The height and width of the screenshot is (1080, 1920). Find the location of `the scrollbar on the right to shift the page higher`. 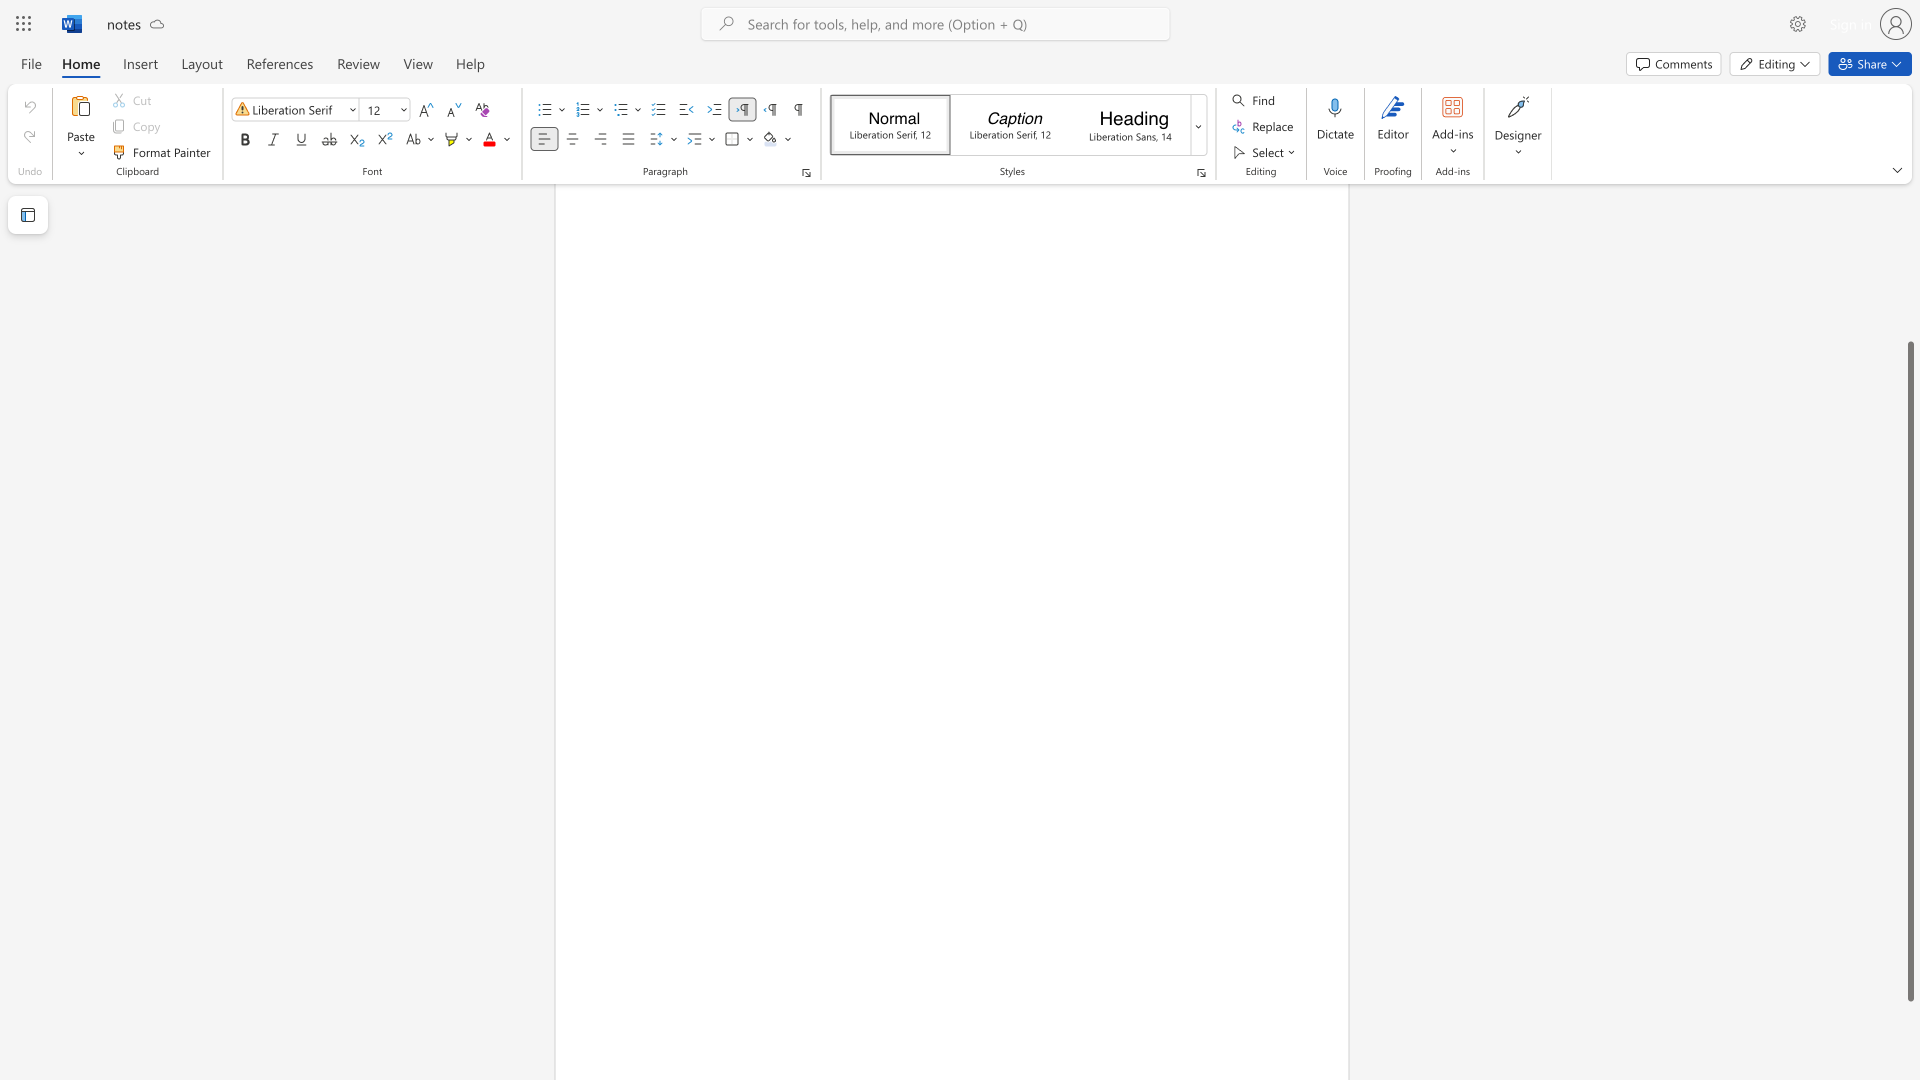

the scrollbar on the right to shift the page higher is located at coordinates (1909, 319).